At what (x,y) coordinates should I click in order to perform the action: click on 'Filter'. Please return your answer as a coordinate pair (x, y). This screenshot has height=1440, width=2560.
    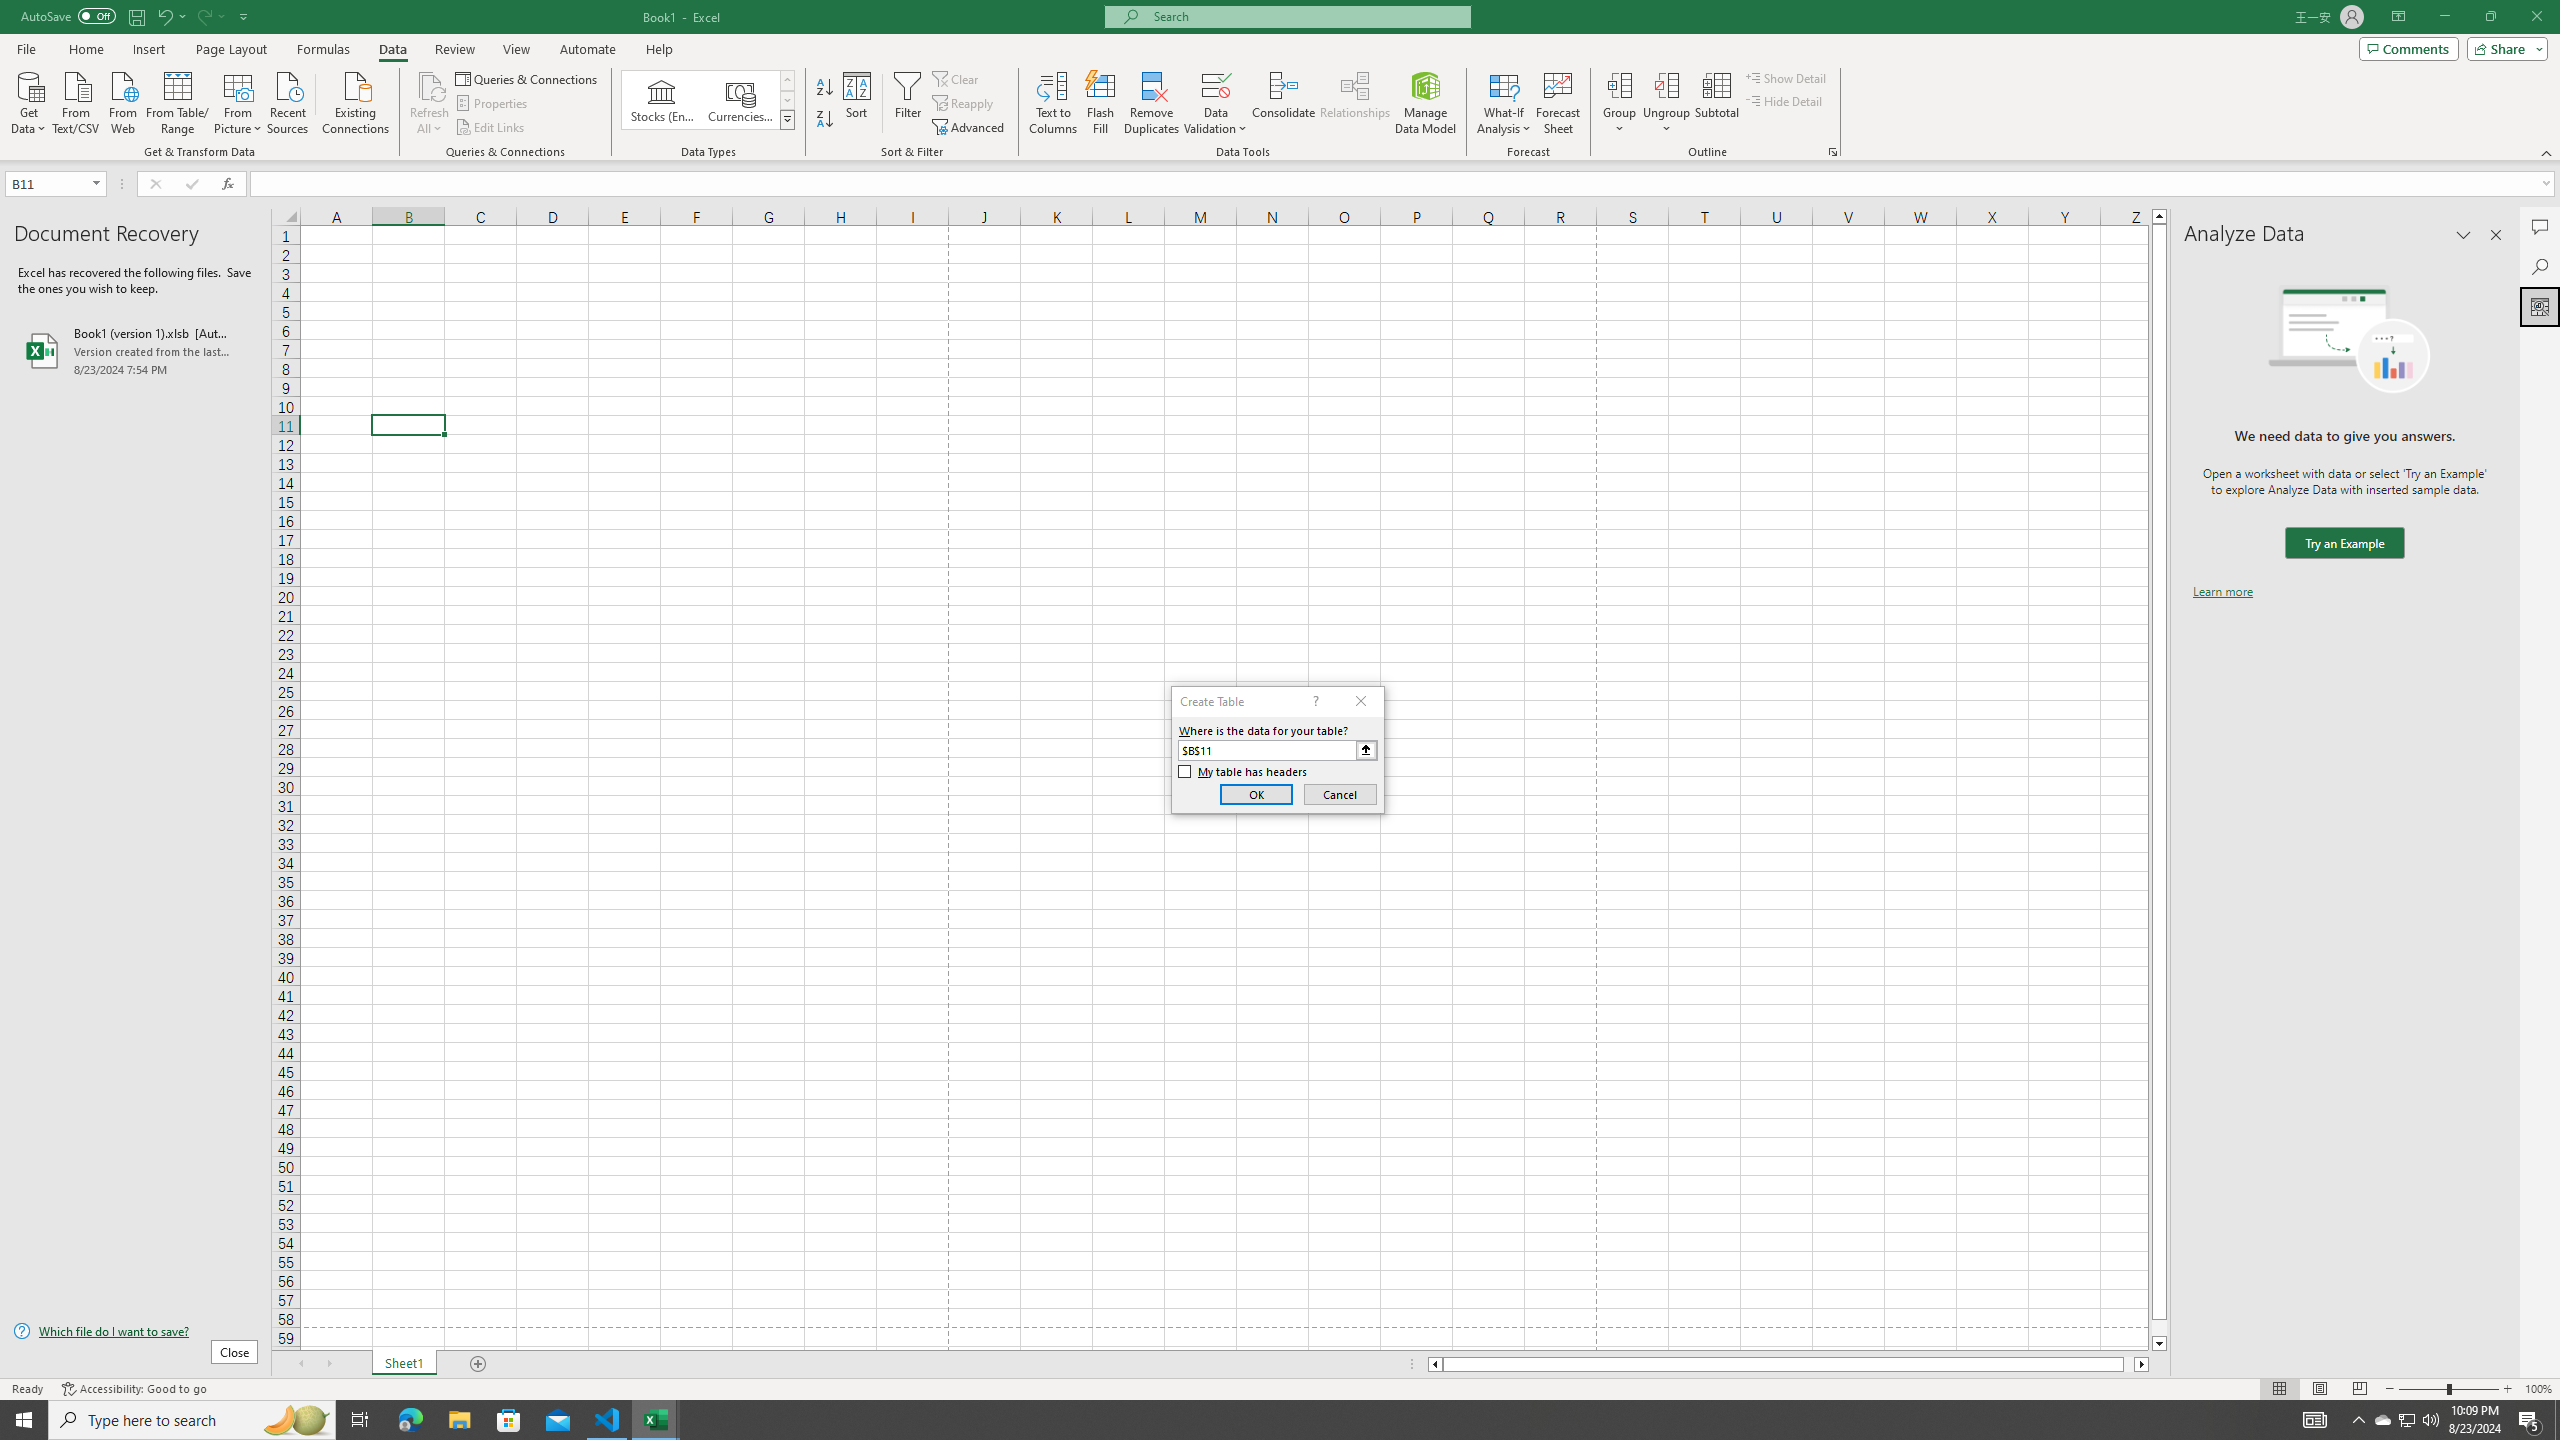
    Looking at the image, I should click on (906, 103).